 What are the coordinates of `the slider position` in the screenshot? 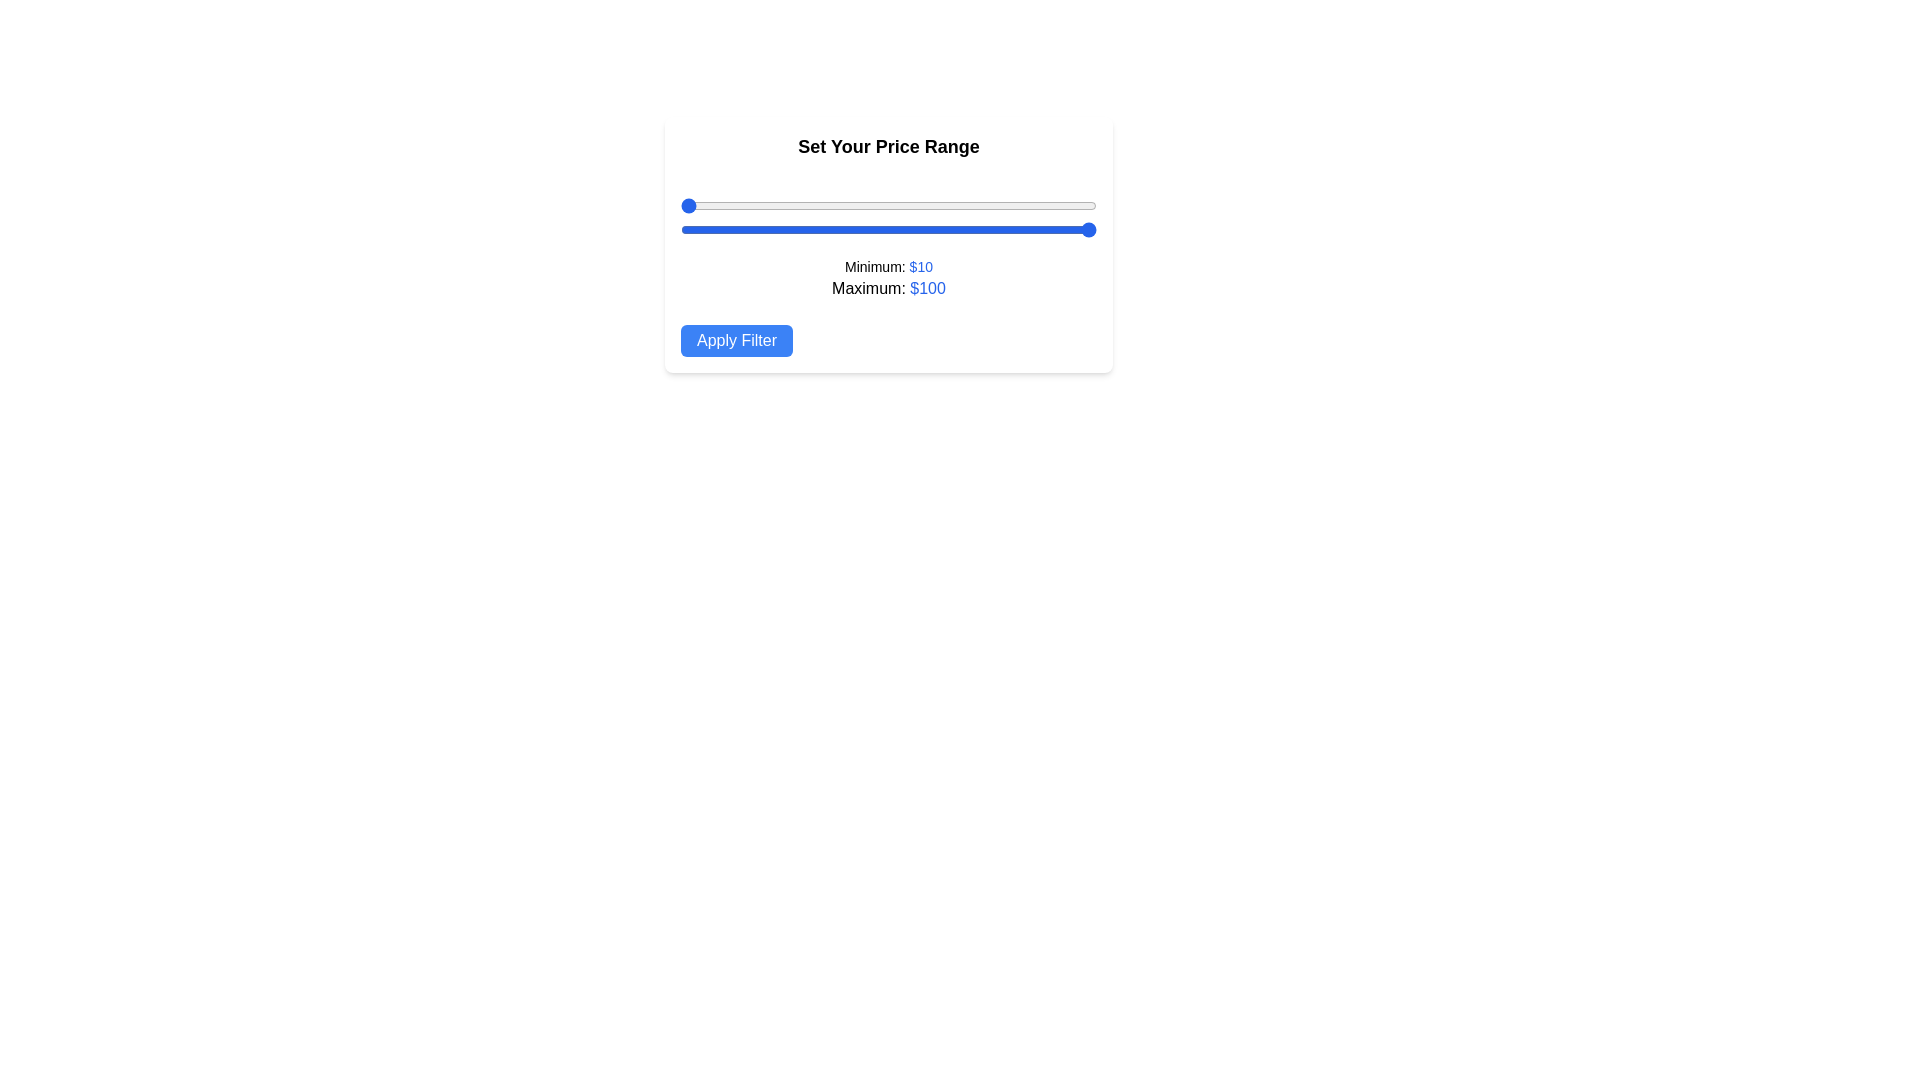 It's located at (870, 205).